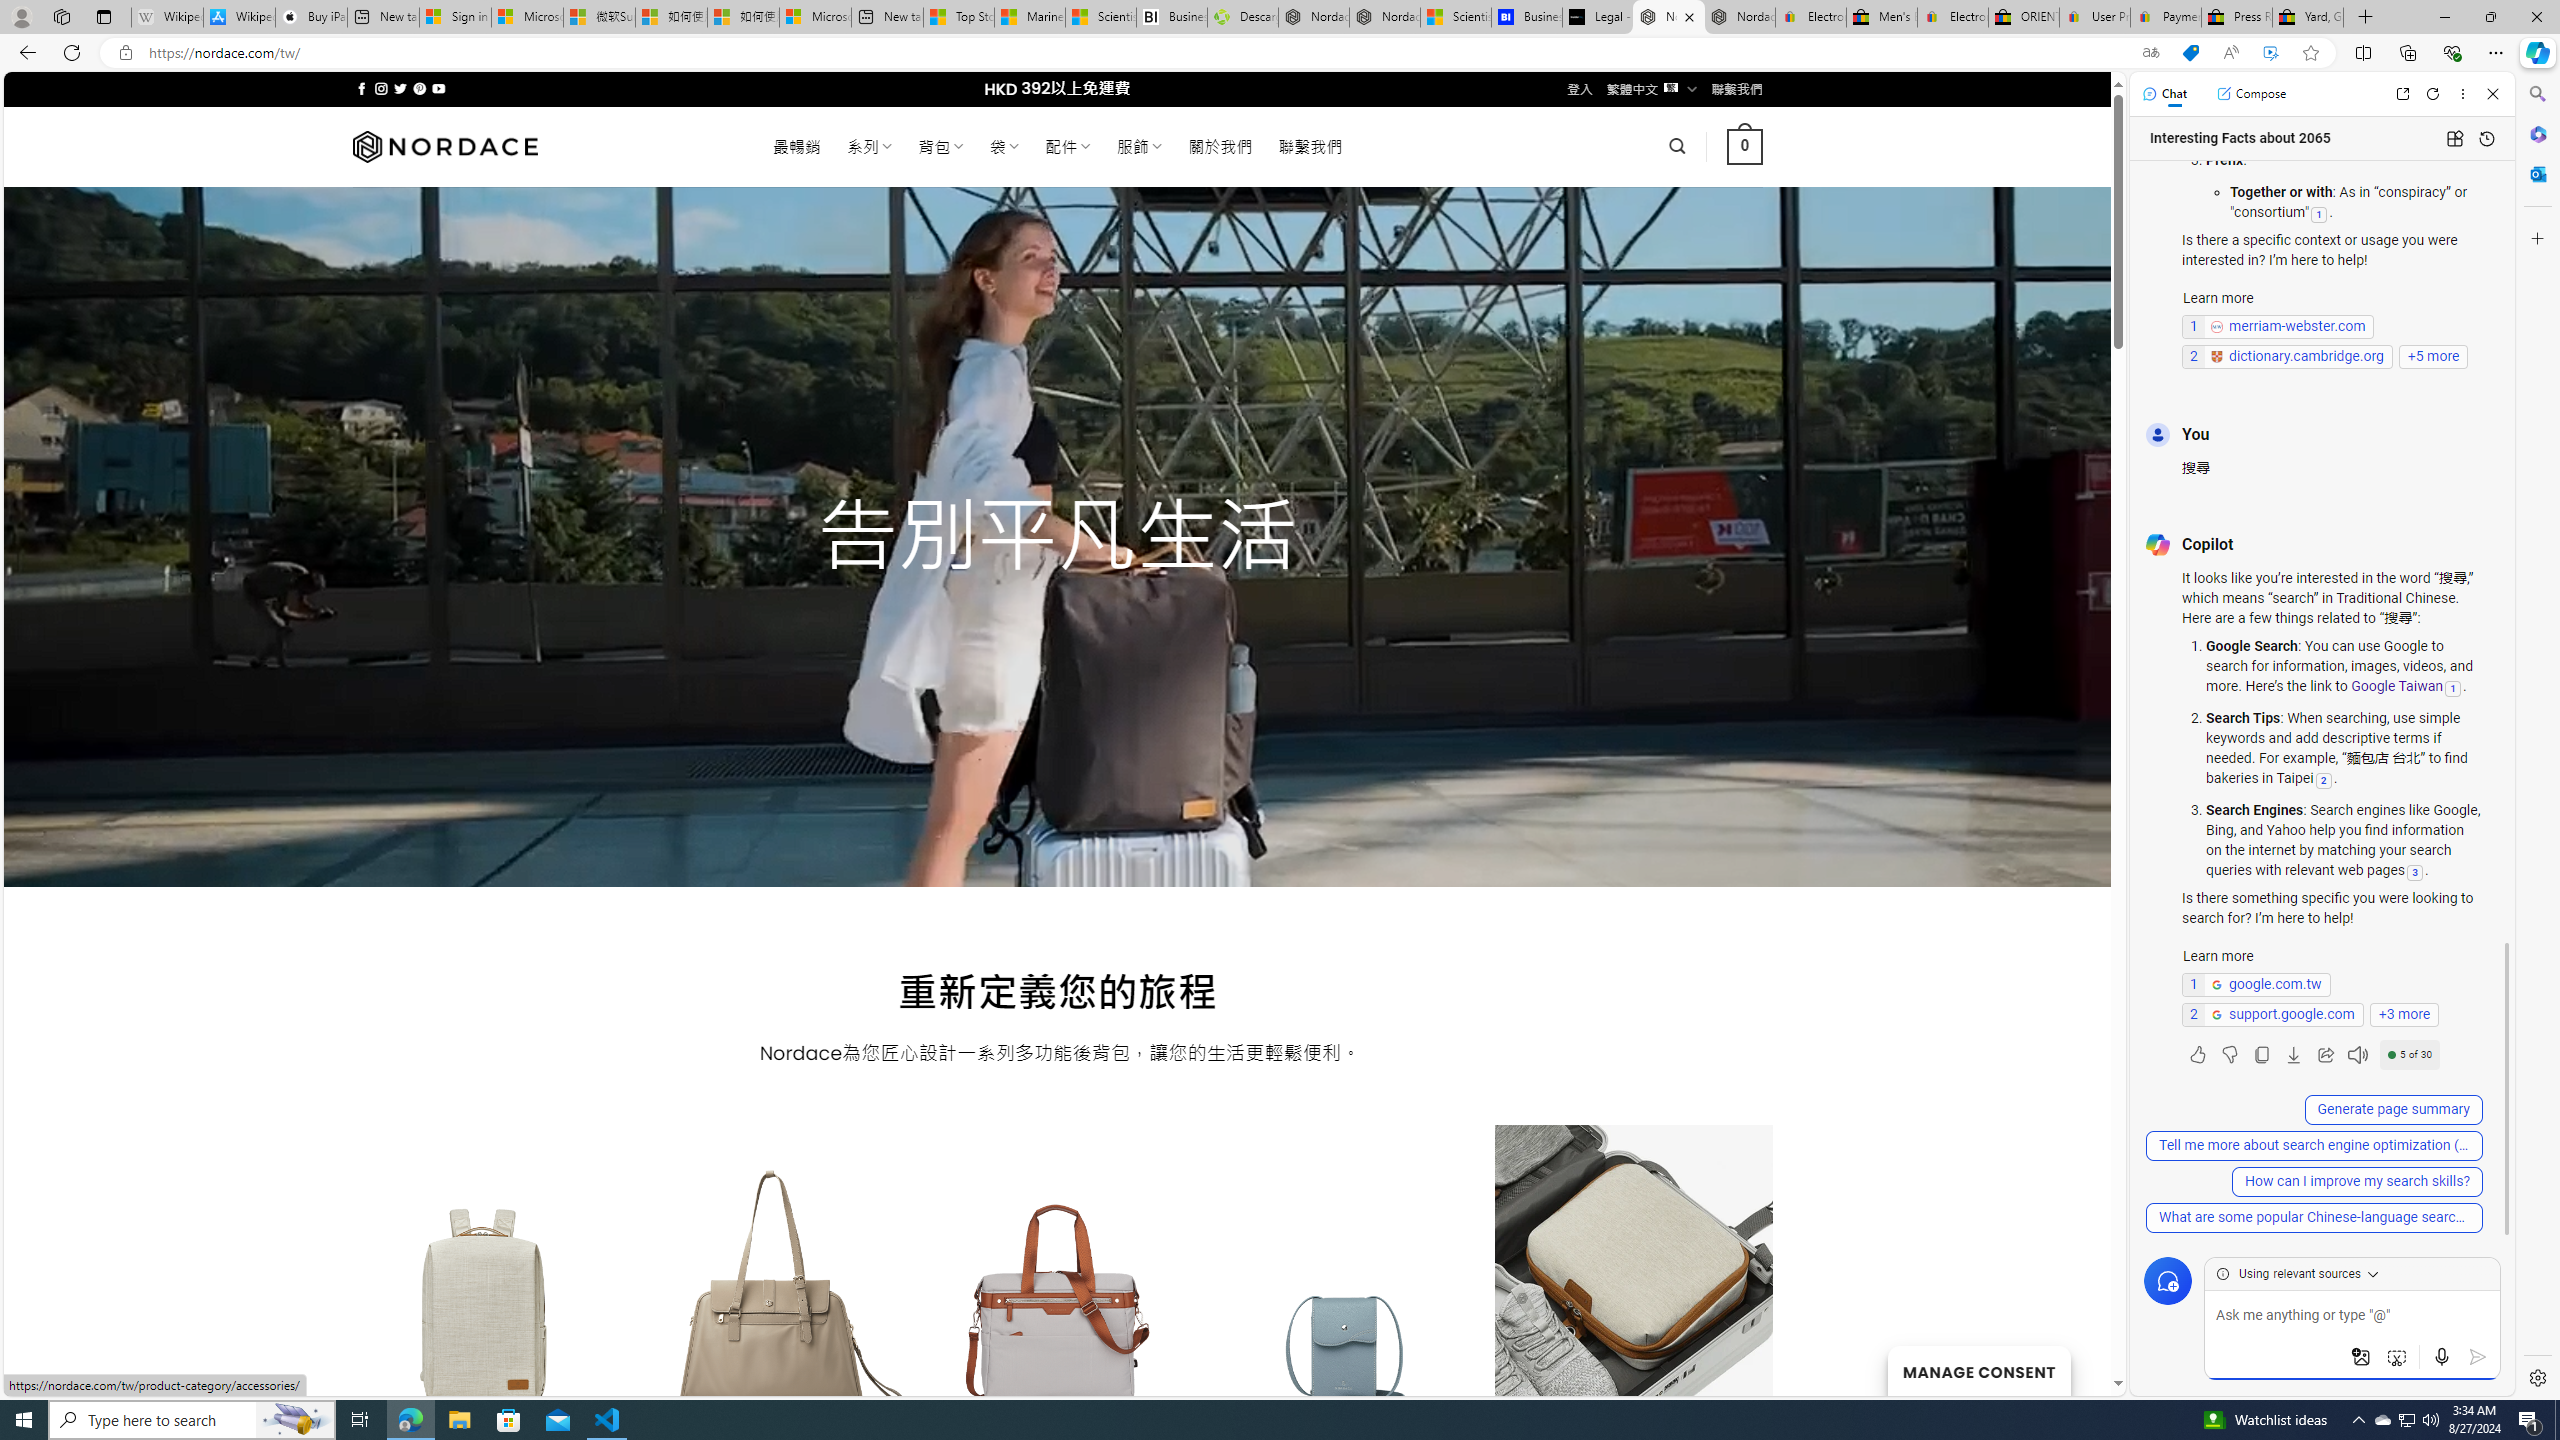 Image resolution: width=2560 pixels, height=1440 pixels. I want to click on 'Microsoft account | Account Checkup', so click(815, 16).